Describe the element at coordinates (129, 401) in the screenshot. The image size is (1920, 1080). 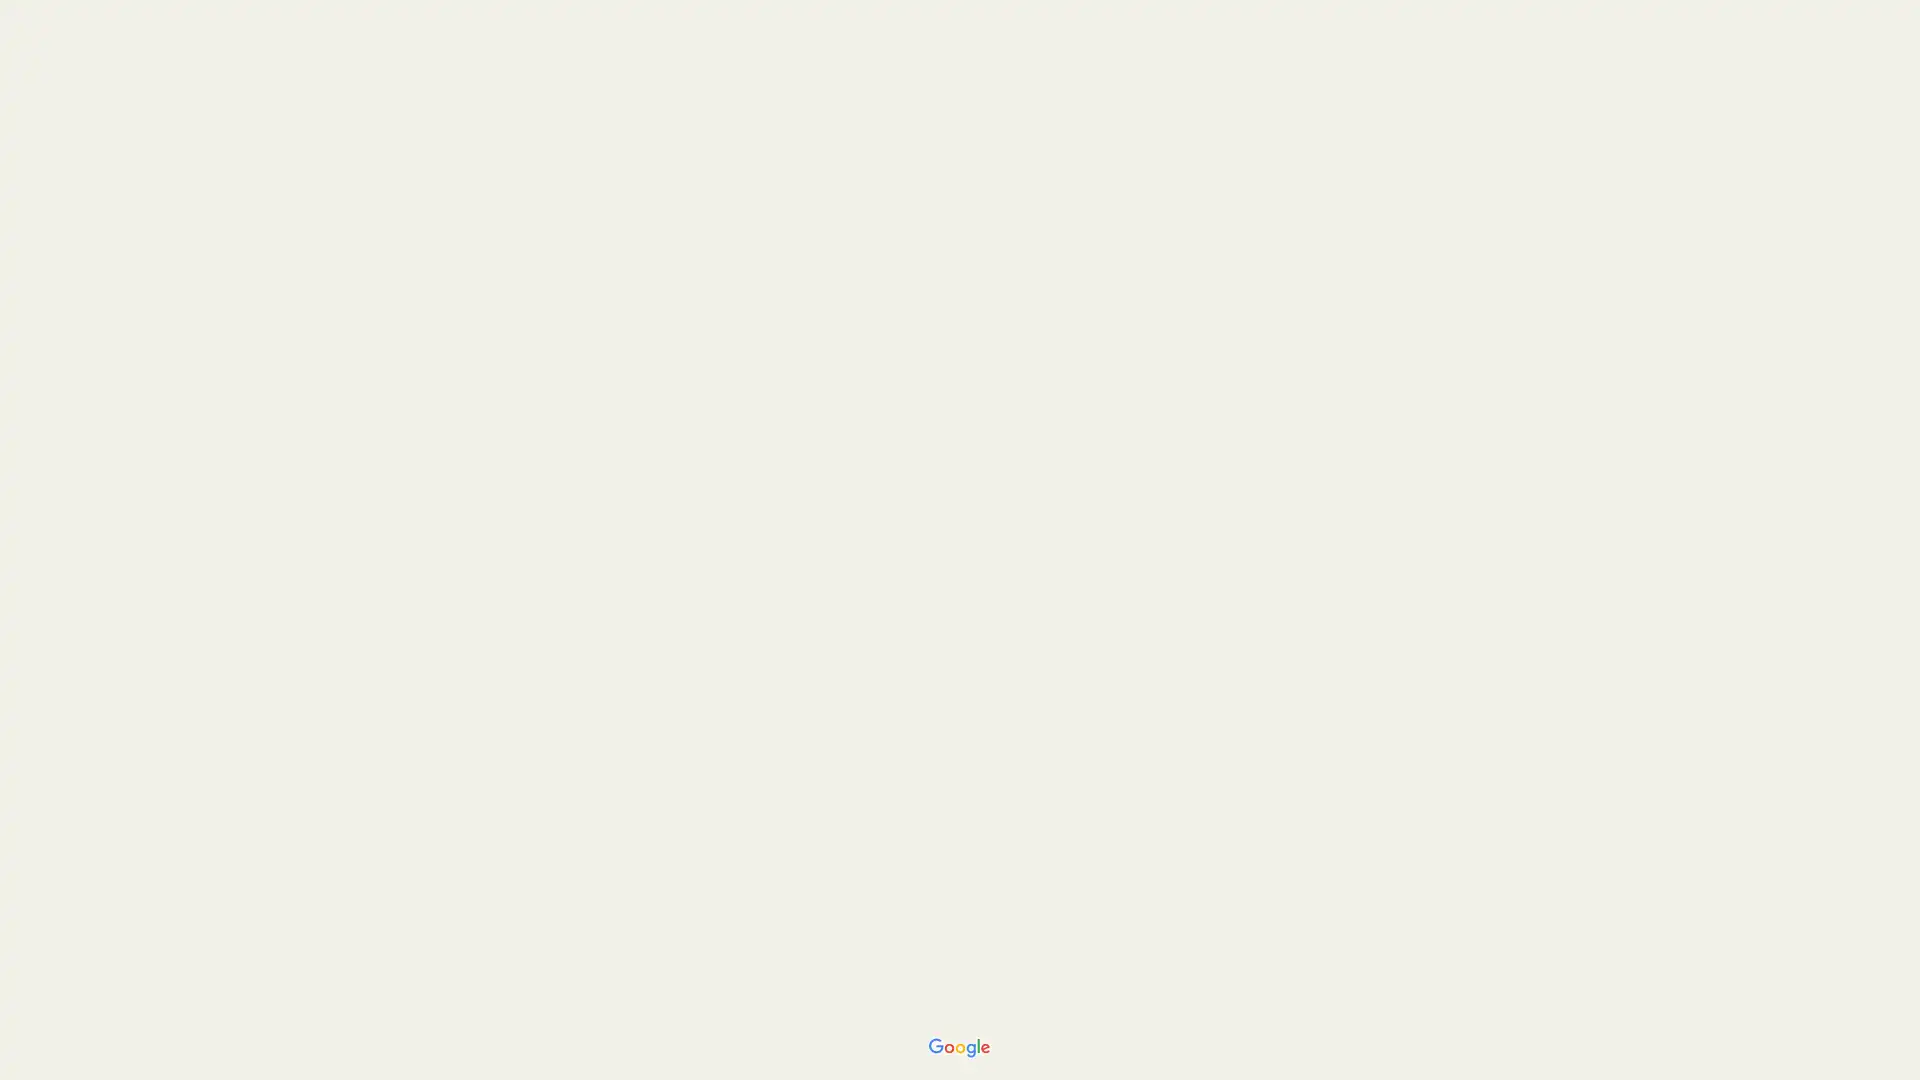
I see `Save Grunberger Str. 65 in your lists` at that location.